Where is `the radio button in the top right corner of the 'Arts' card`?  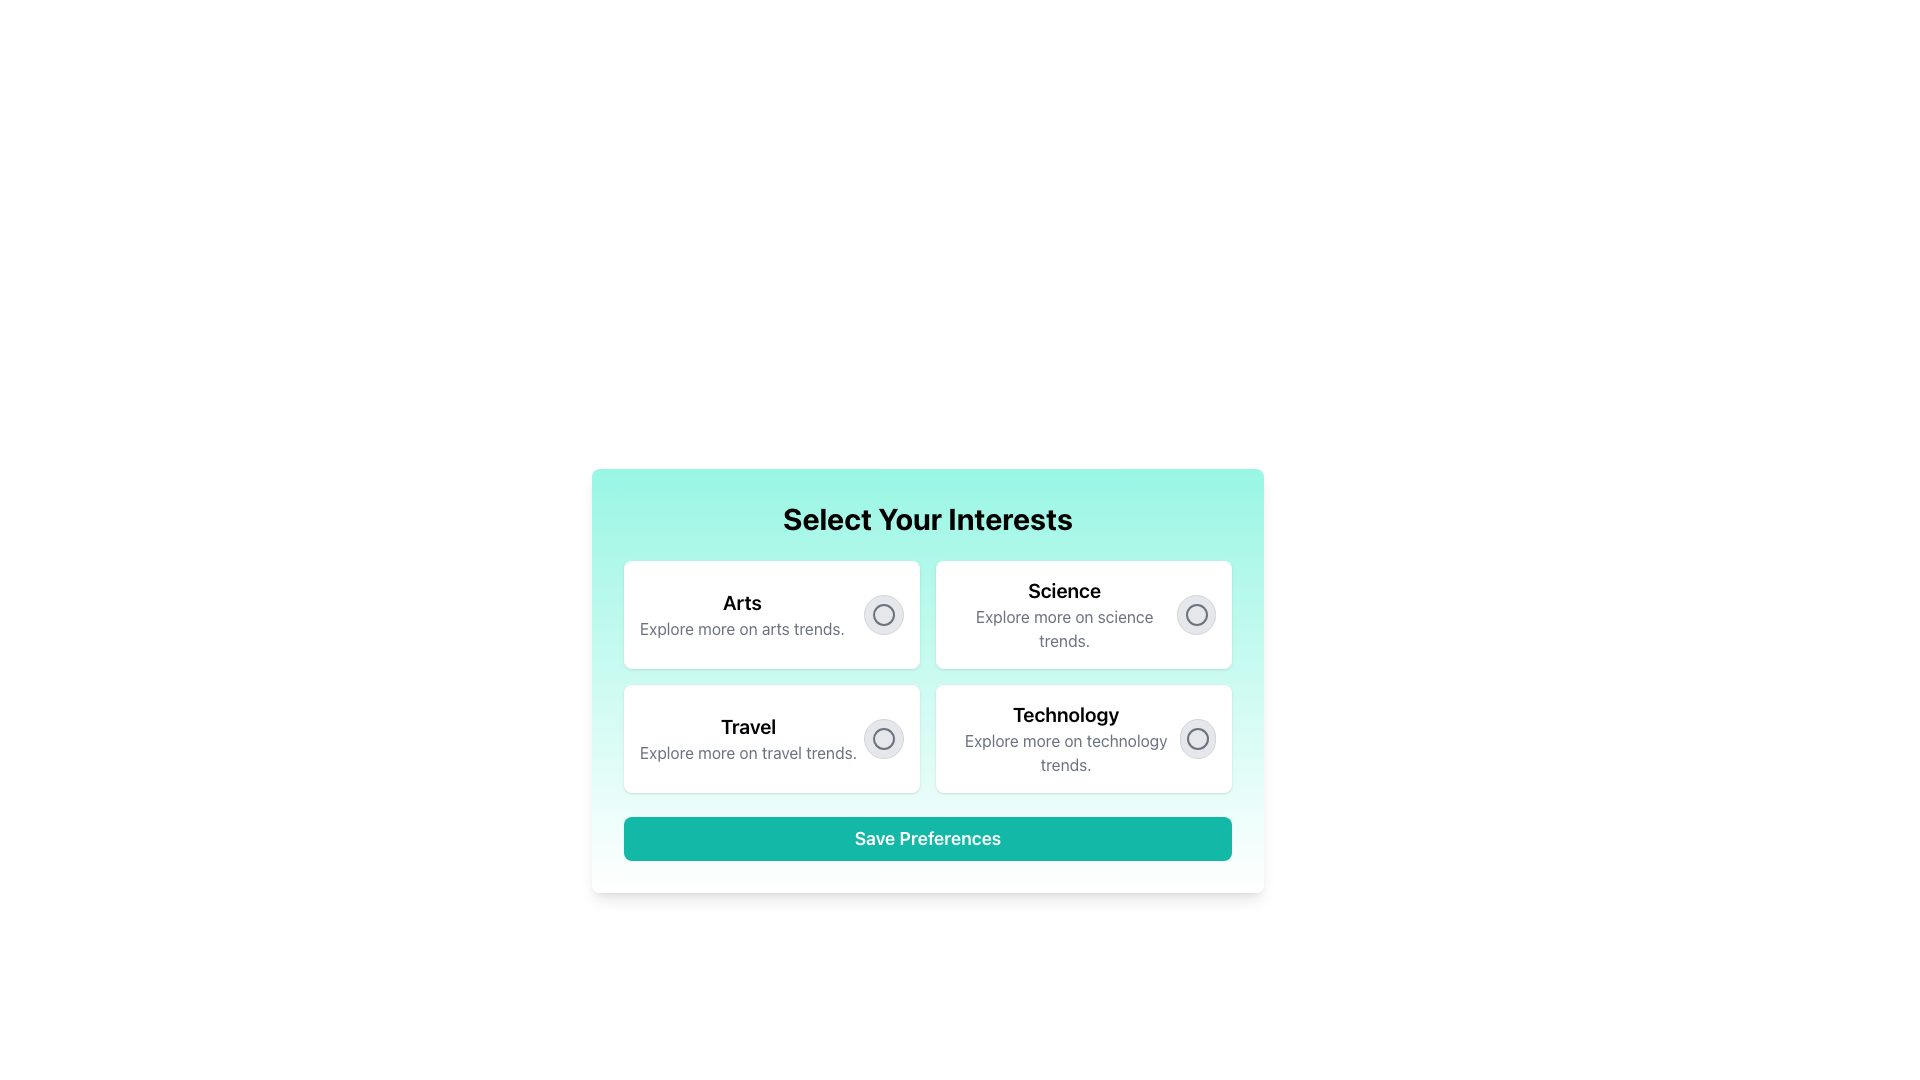 the radio button in the top right corner of the 'Arts' card is located at coordinates (882, 613).